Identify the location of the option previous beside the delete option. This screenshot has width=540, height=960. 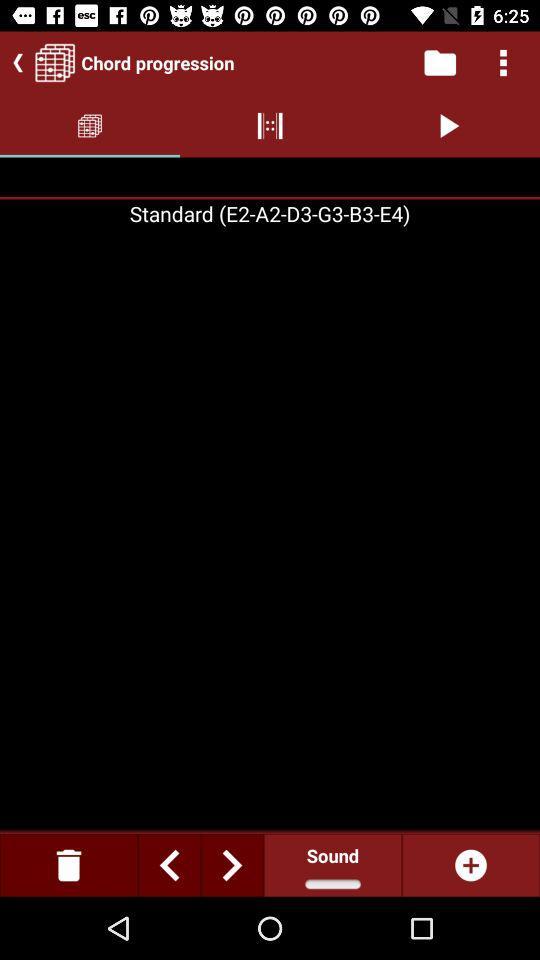
(168, 864).